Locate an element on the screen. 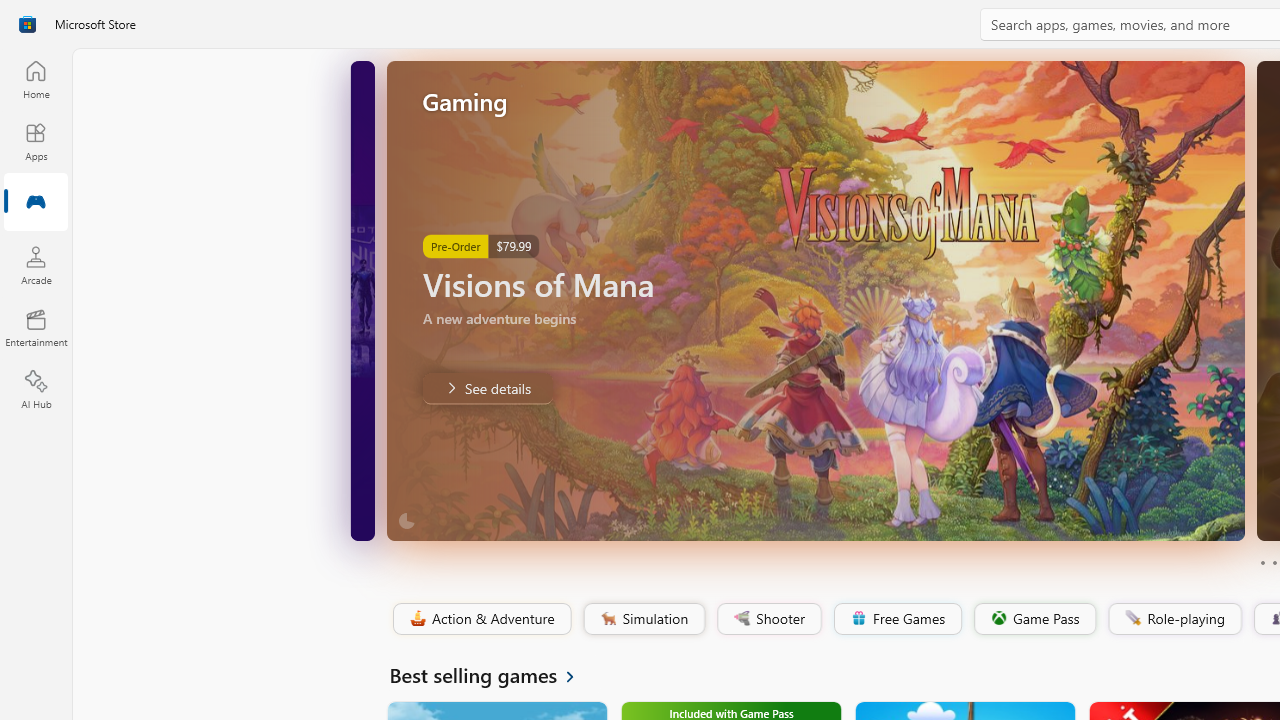  'Action & Adventure' is located at coordinates (480, 618).